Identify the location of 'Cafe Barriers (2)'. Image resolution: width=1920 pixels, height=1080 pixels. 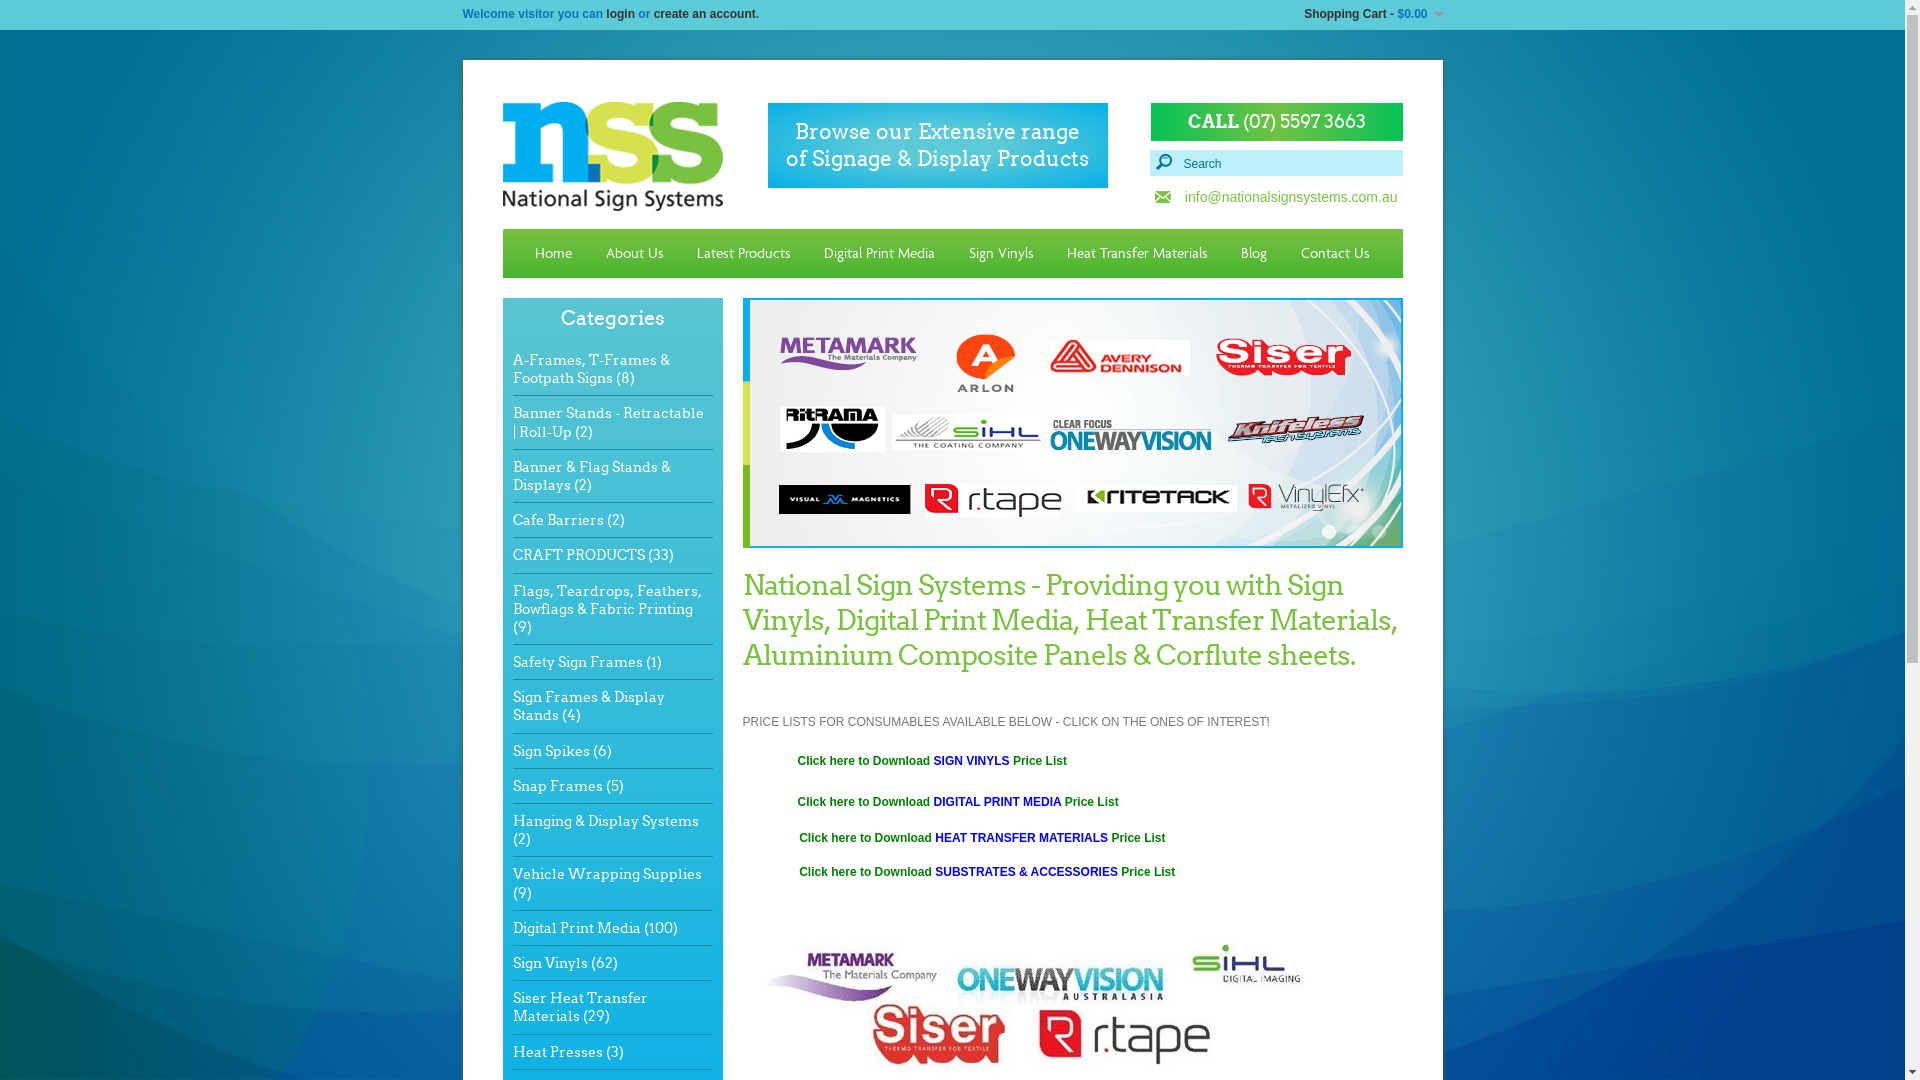
(512, 519).